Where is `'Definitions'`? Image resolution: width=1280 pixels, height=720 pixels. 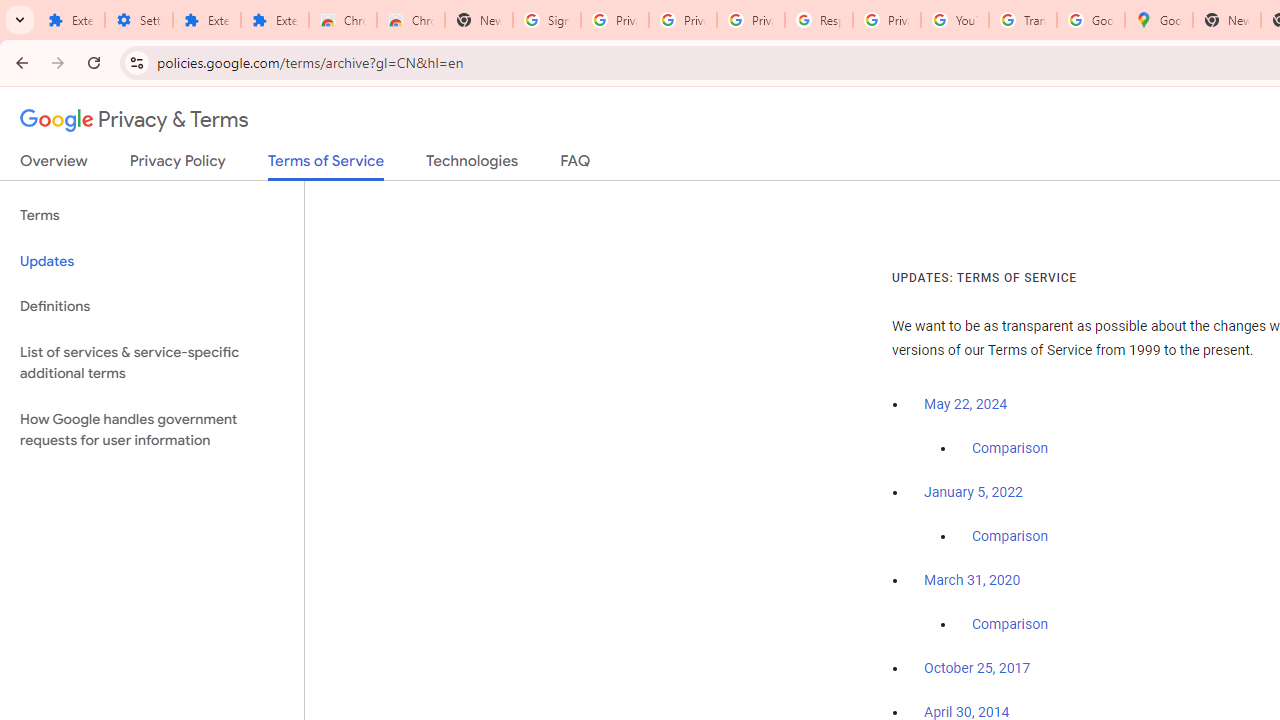
'Definitions' is located at coordinates (151, 306).